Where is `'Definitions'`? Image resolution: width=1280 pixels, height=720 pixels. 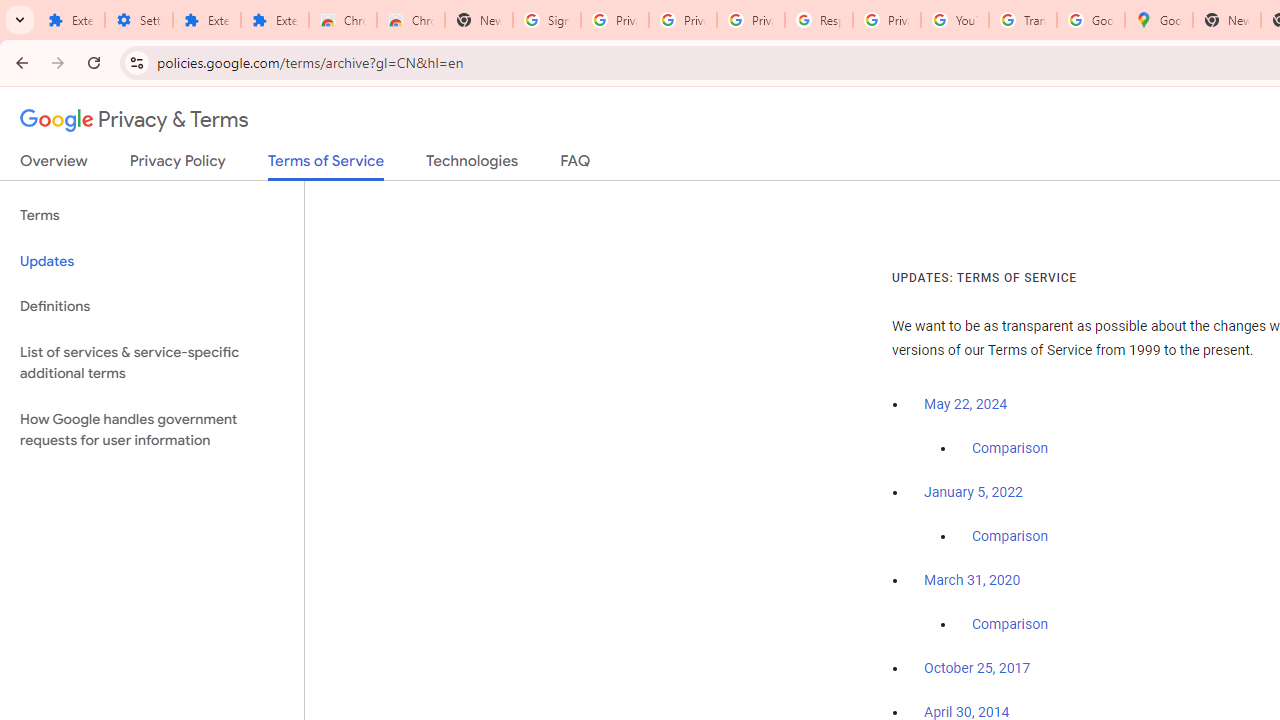
'Definitions' is located at coordinates (151, 306).